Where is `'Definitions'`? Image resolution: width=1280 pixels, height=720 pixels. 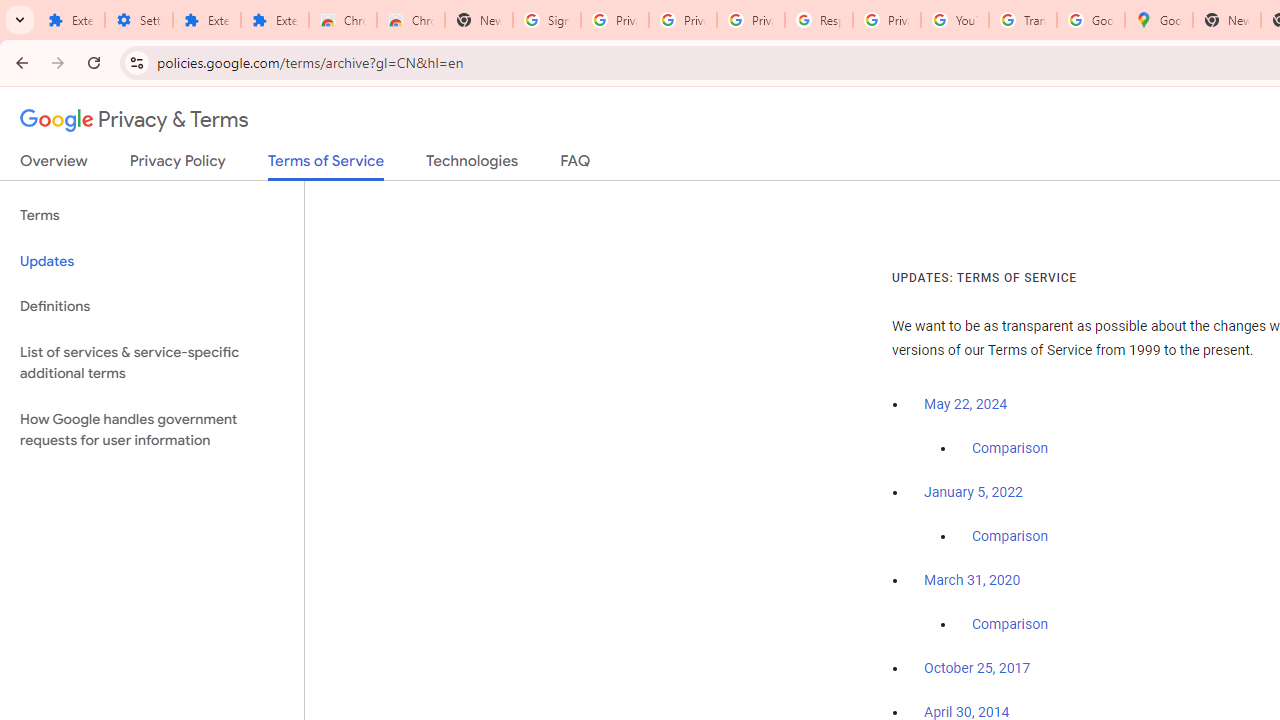
'Definitions' is located at coordinates (151, 306).